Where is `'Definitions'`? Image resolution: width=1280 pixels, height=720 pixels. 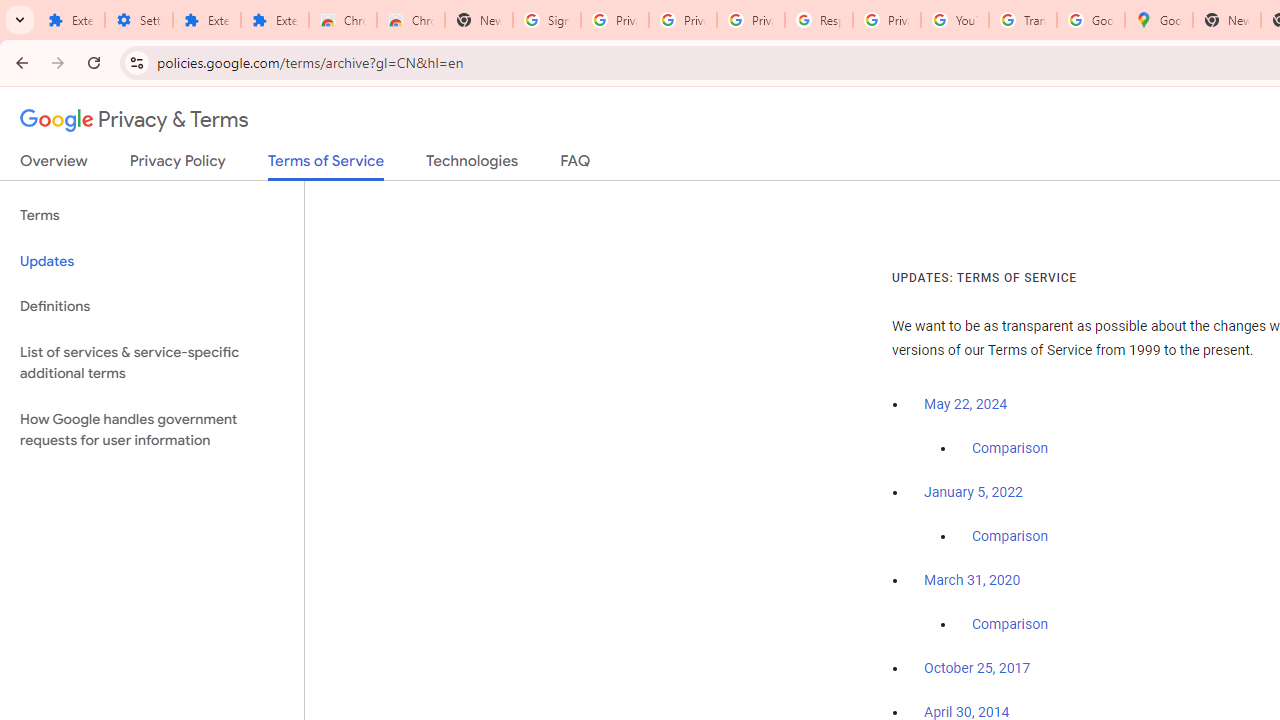
'Definitions' is located at coordinates (151, 306).